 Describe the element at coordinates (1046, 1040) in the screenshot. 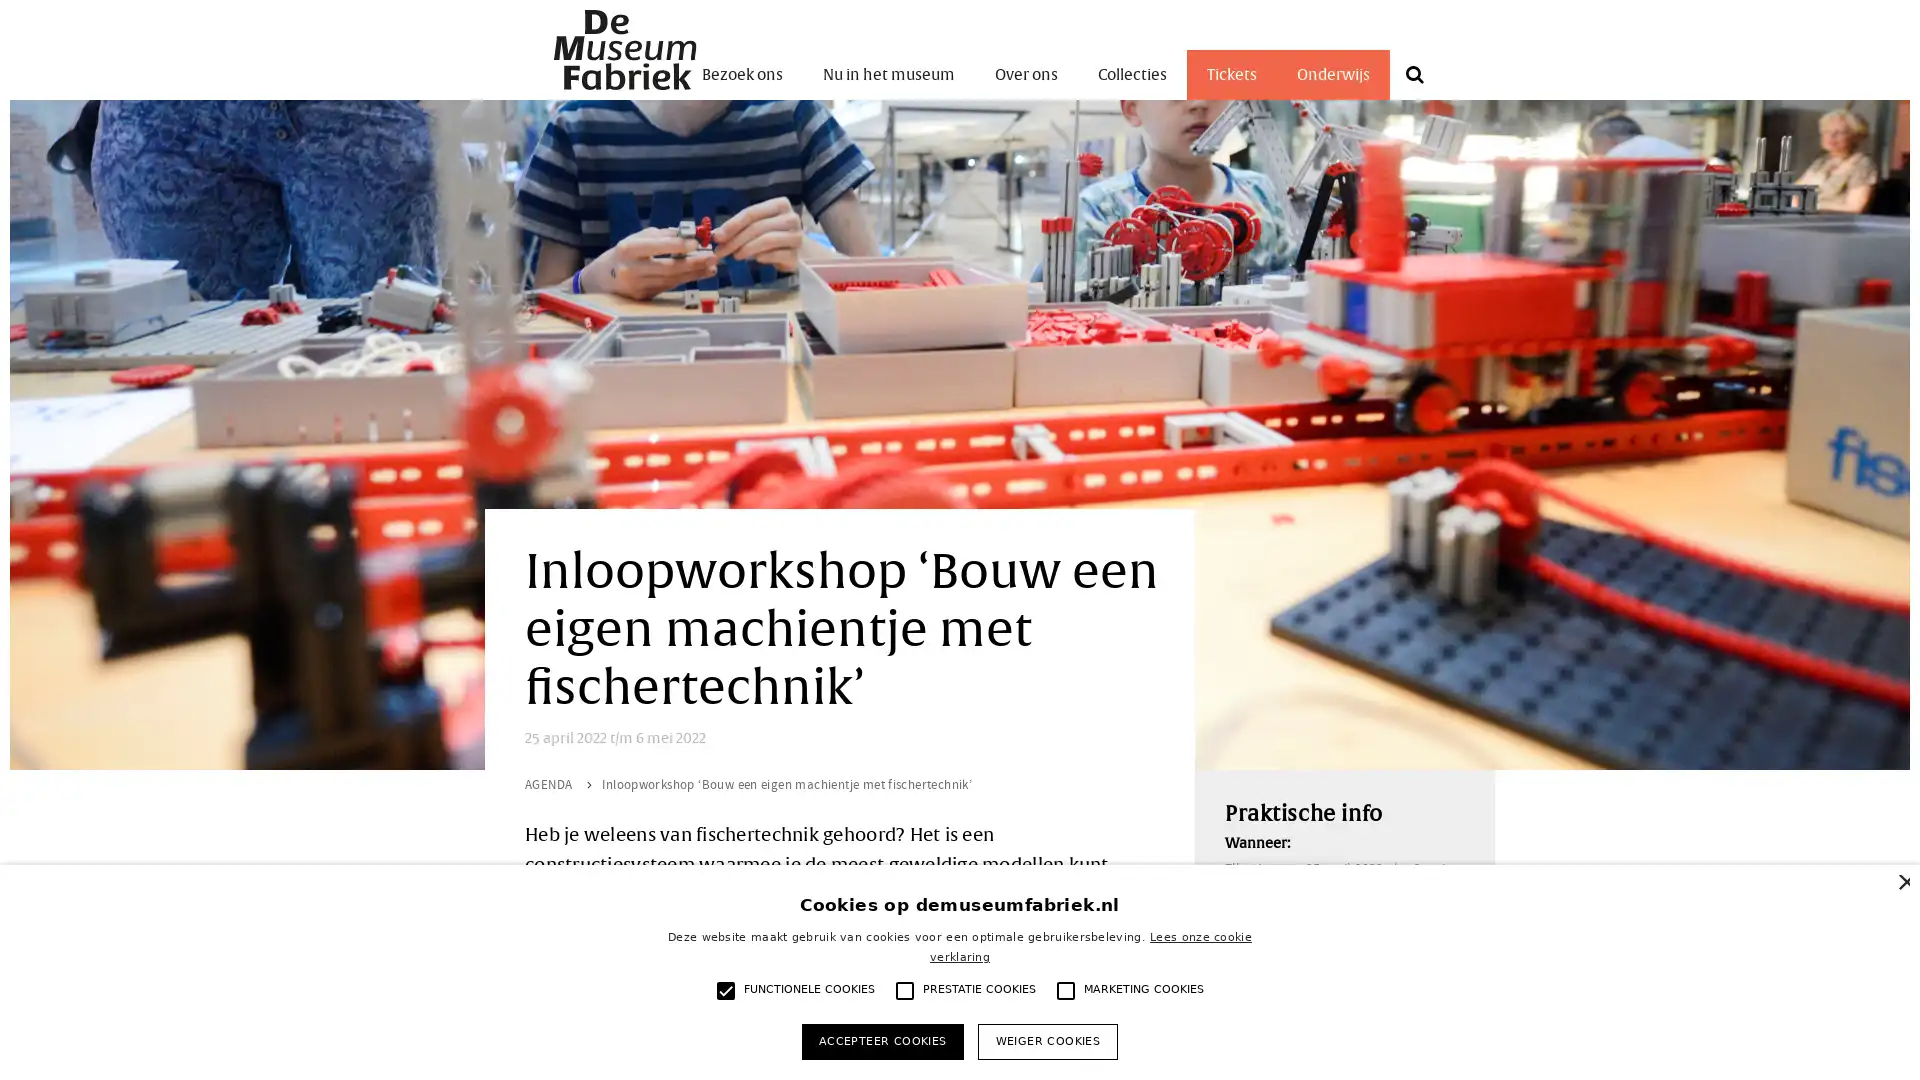

I see `WEIGER COOKIES` at that location.